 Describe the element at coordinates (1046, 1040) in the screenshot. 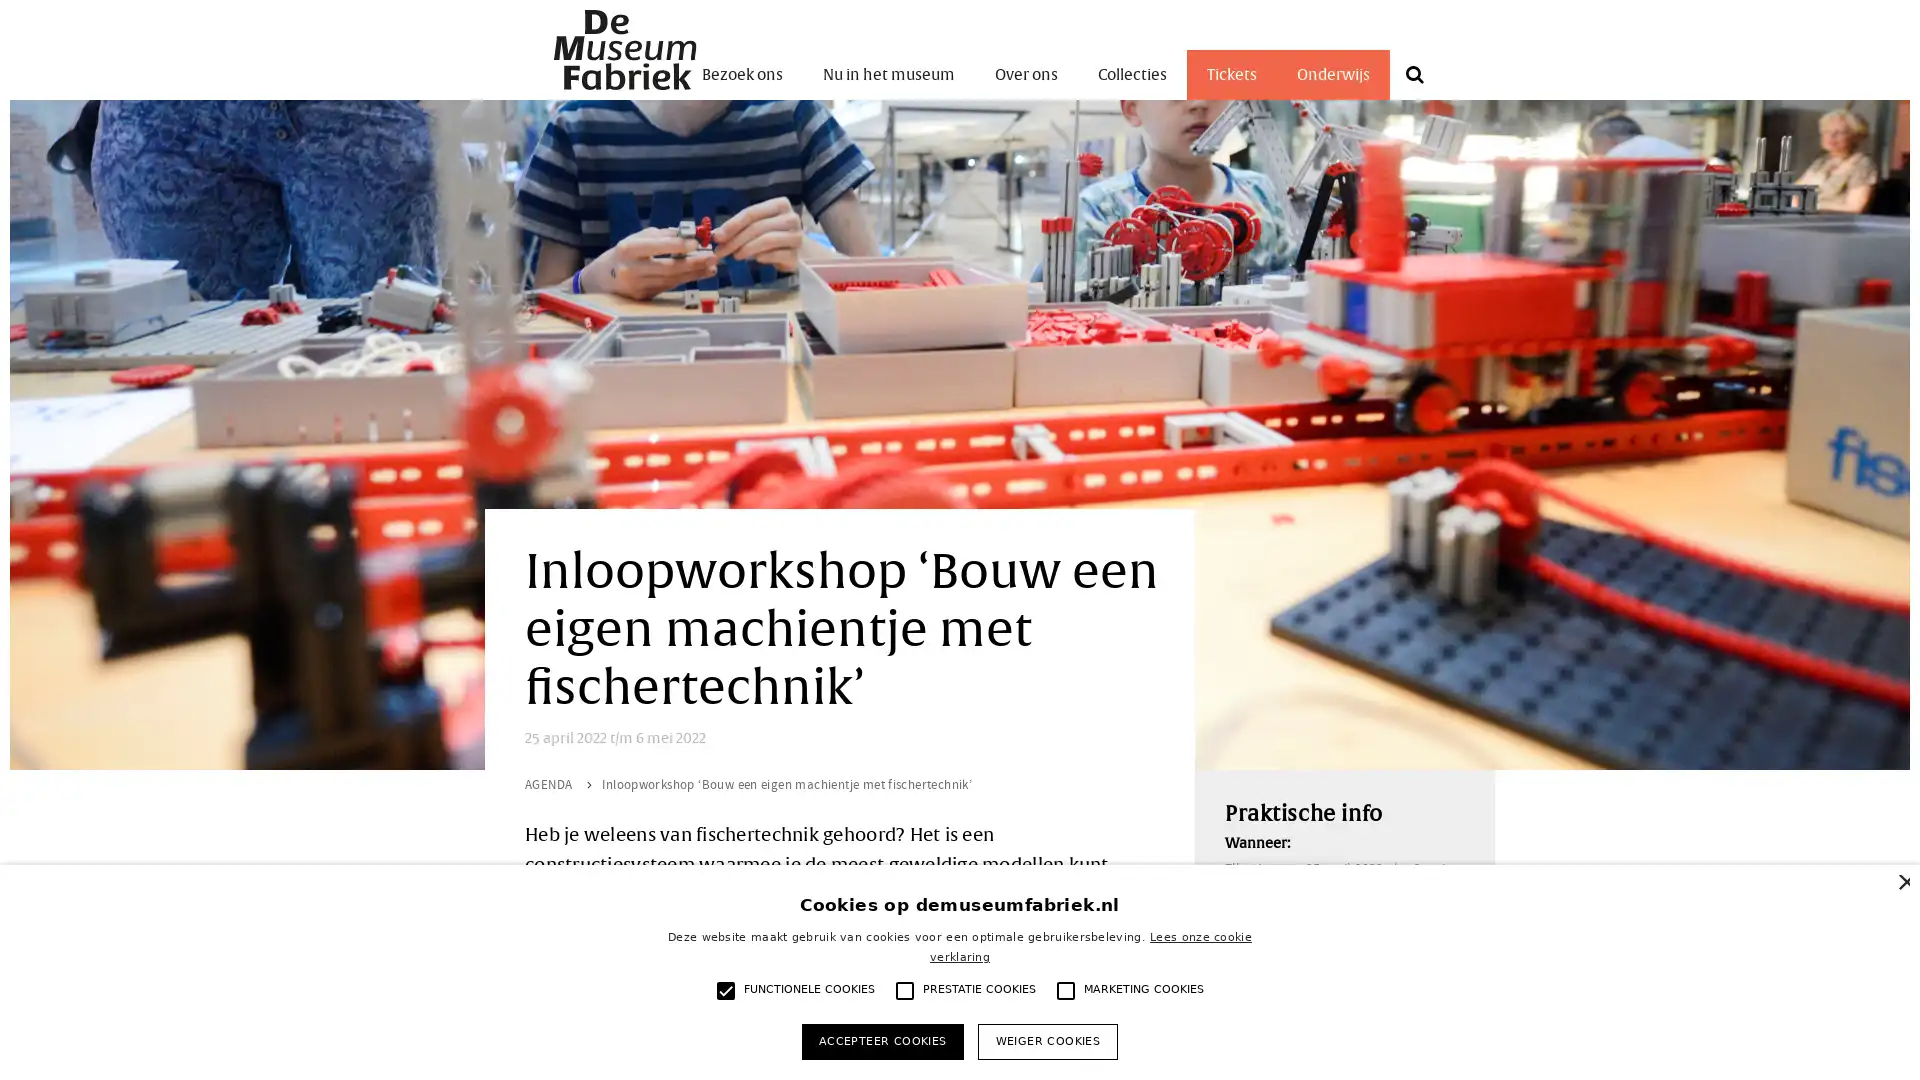

I see `WEIGER COOKIES` at that location.